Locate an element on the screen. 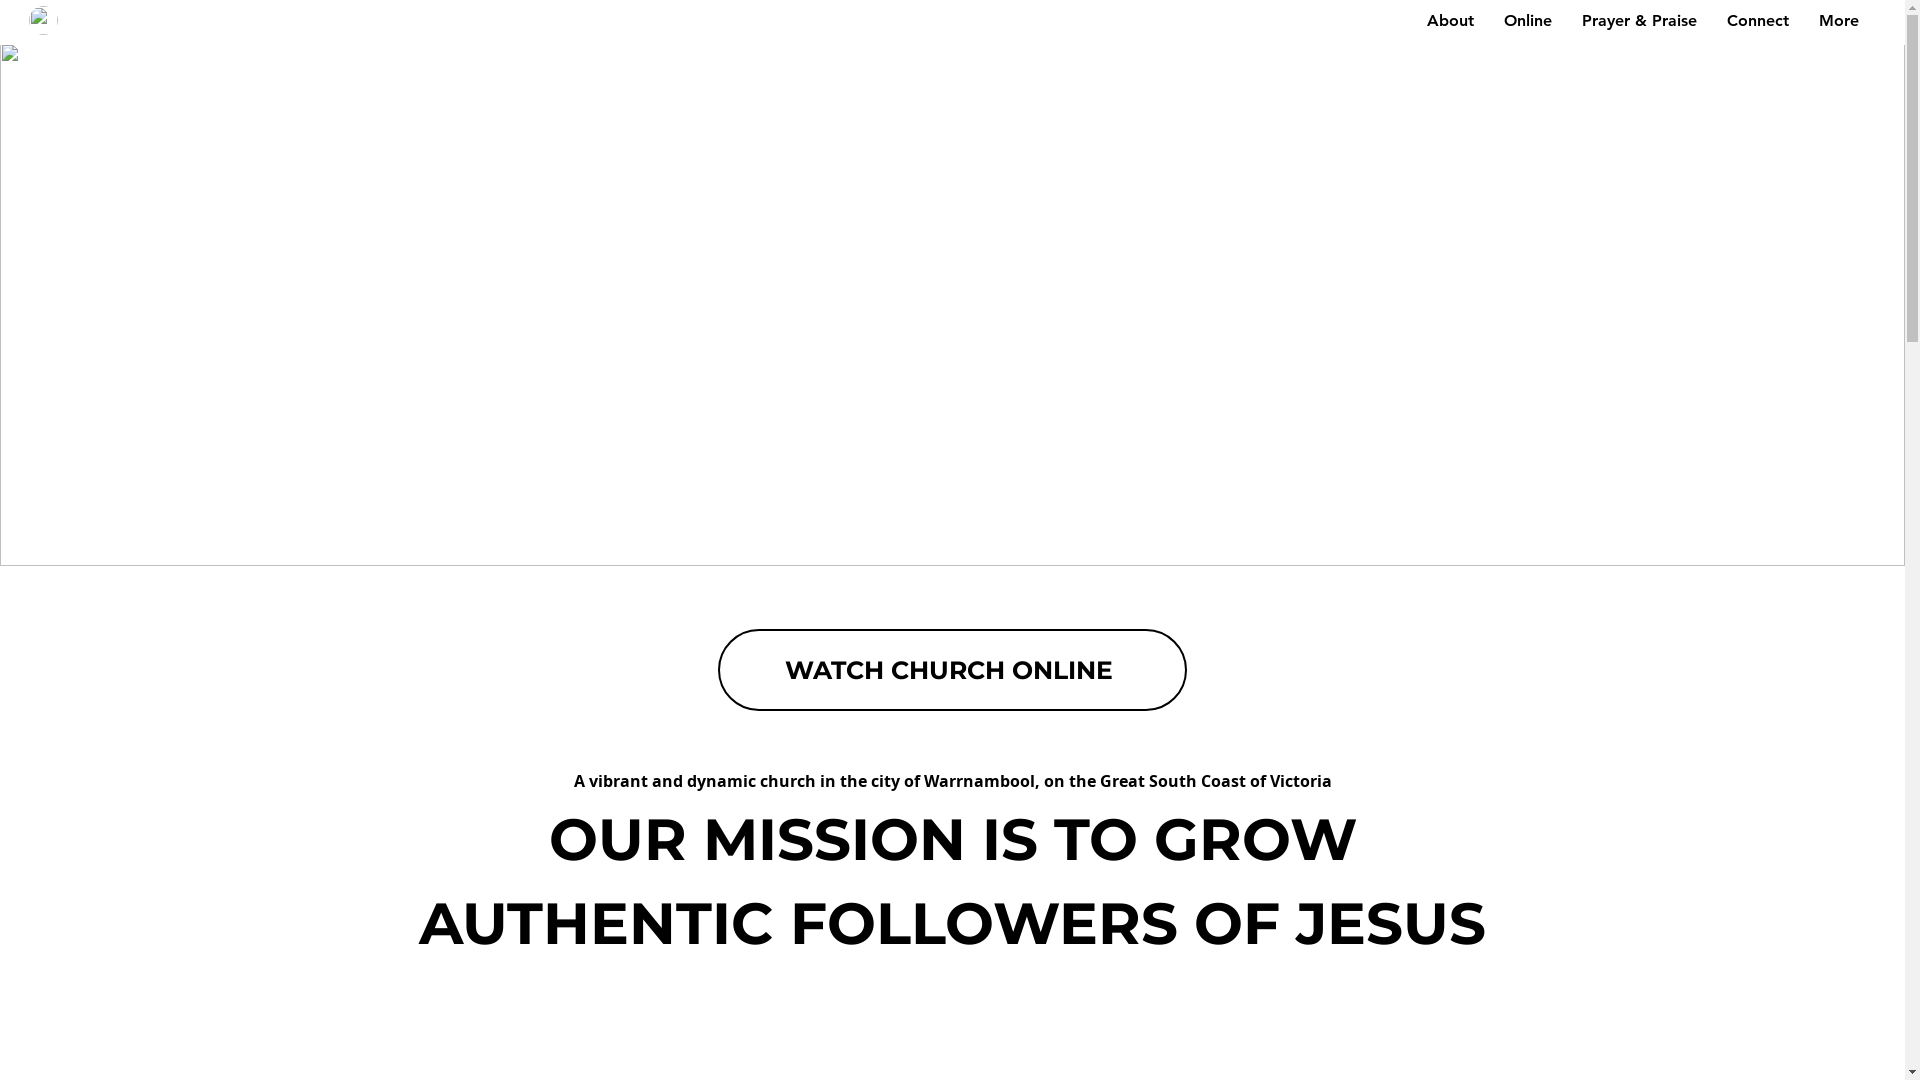  'Connect' is located at coordinates (1756, 20).